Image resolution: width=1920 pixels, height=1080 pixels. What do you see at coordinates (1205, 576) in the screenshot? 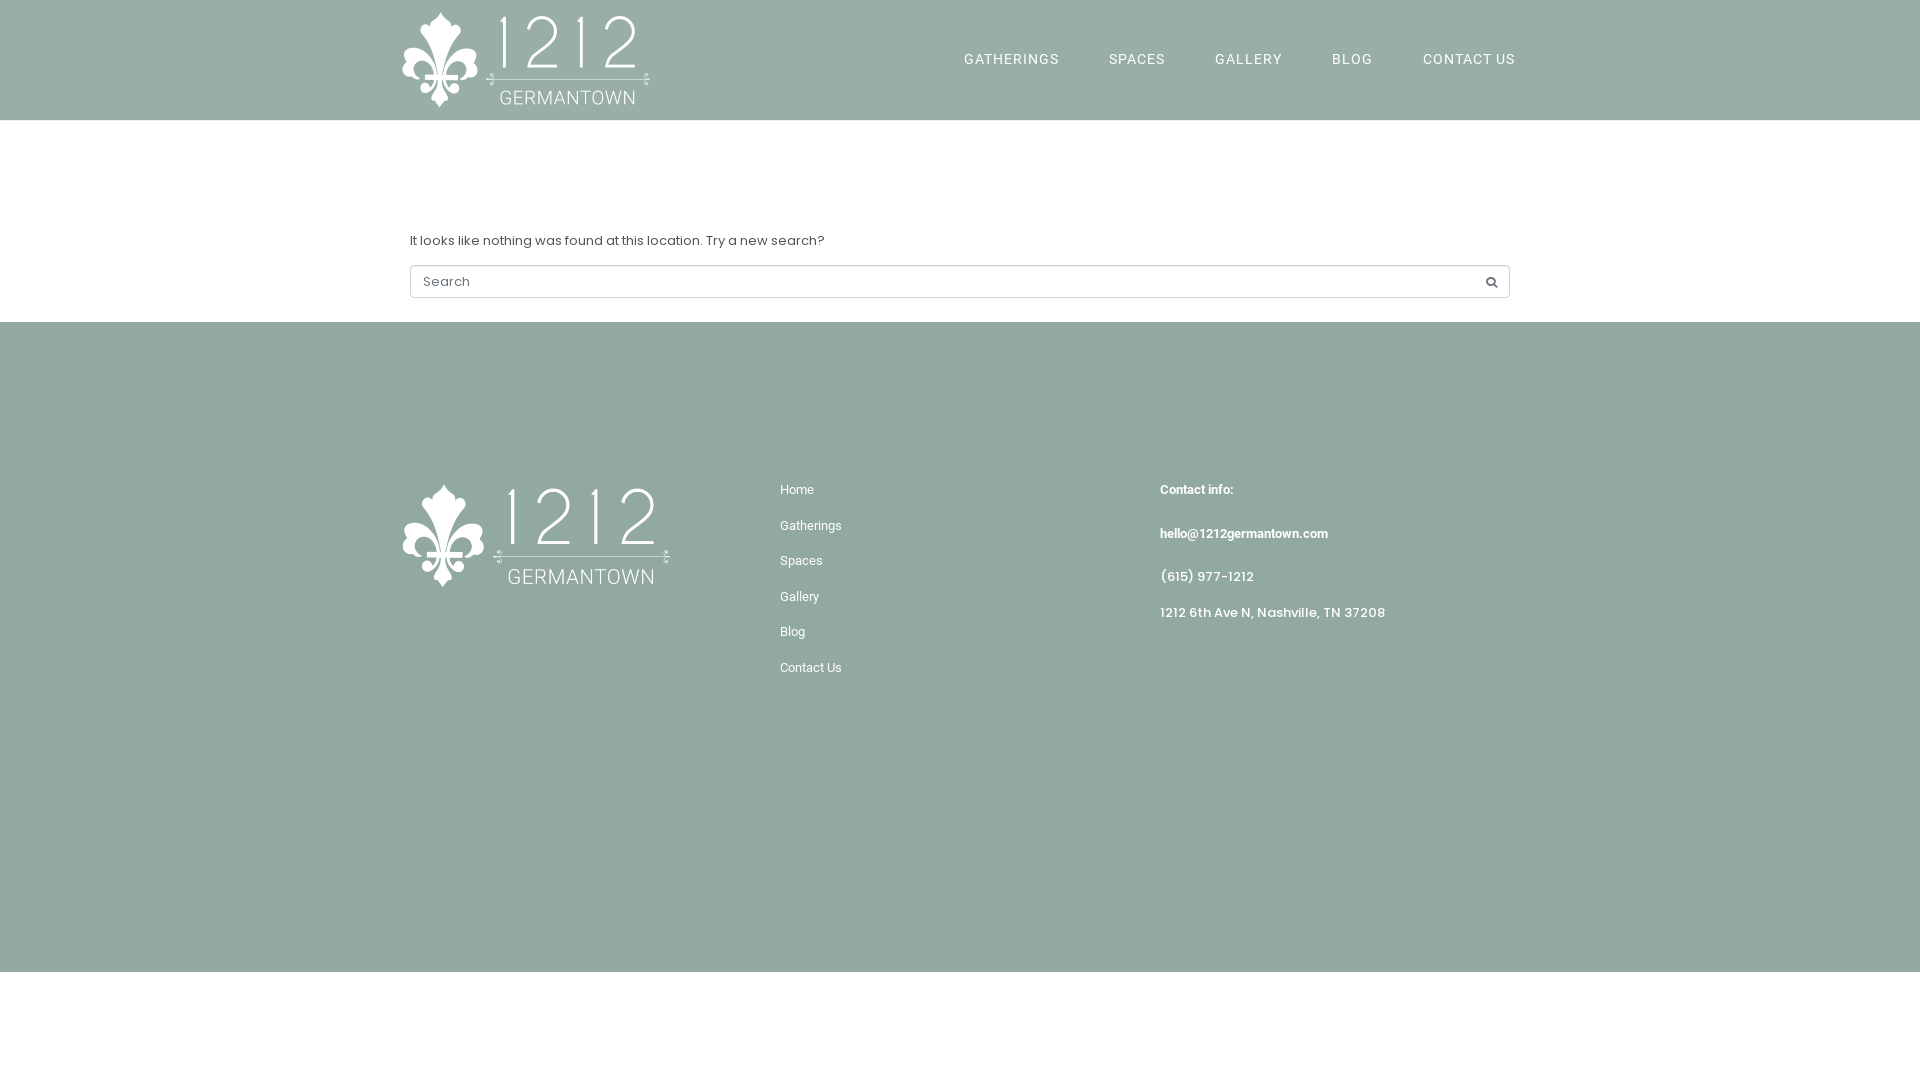
I see `'(615) 977-1212'` at bounding box center [1205, 576].